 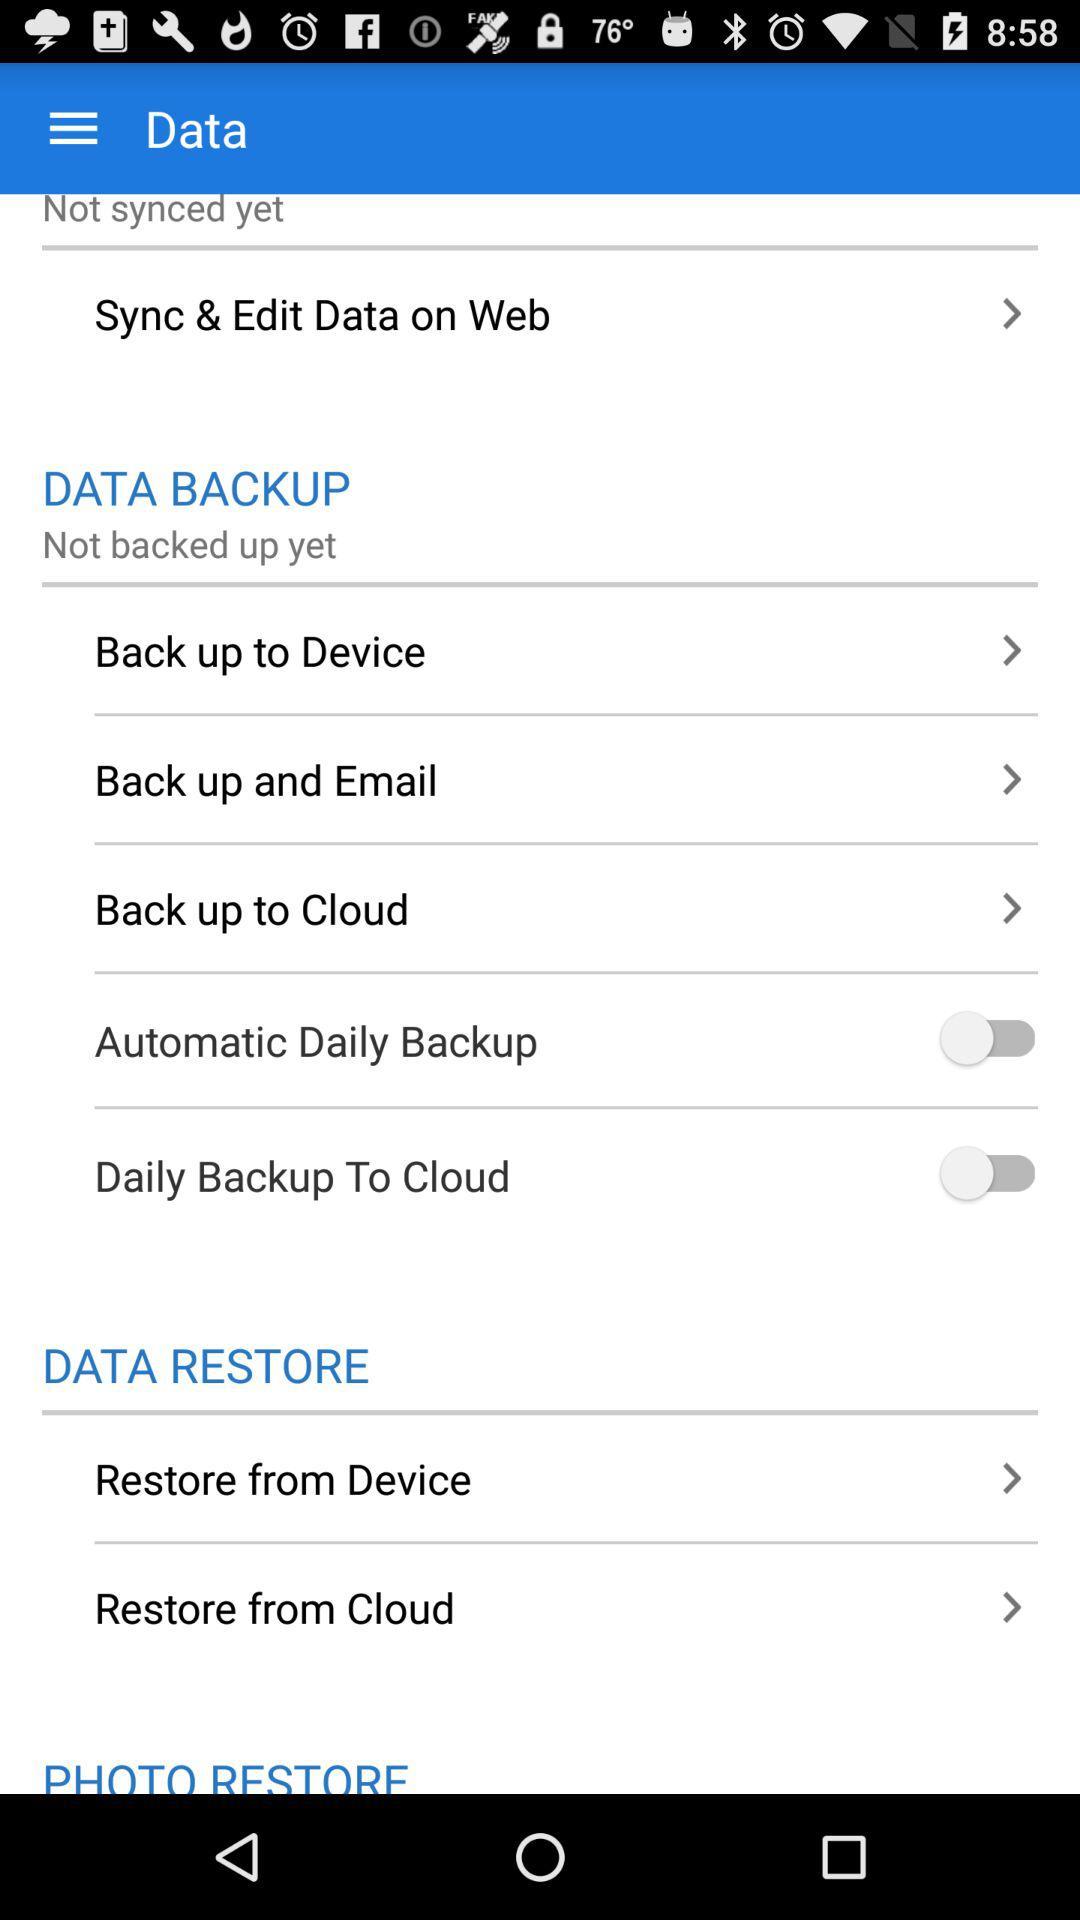 I want to click on the menu icon, so click(x=72, y=136).